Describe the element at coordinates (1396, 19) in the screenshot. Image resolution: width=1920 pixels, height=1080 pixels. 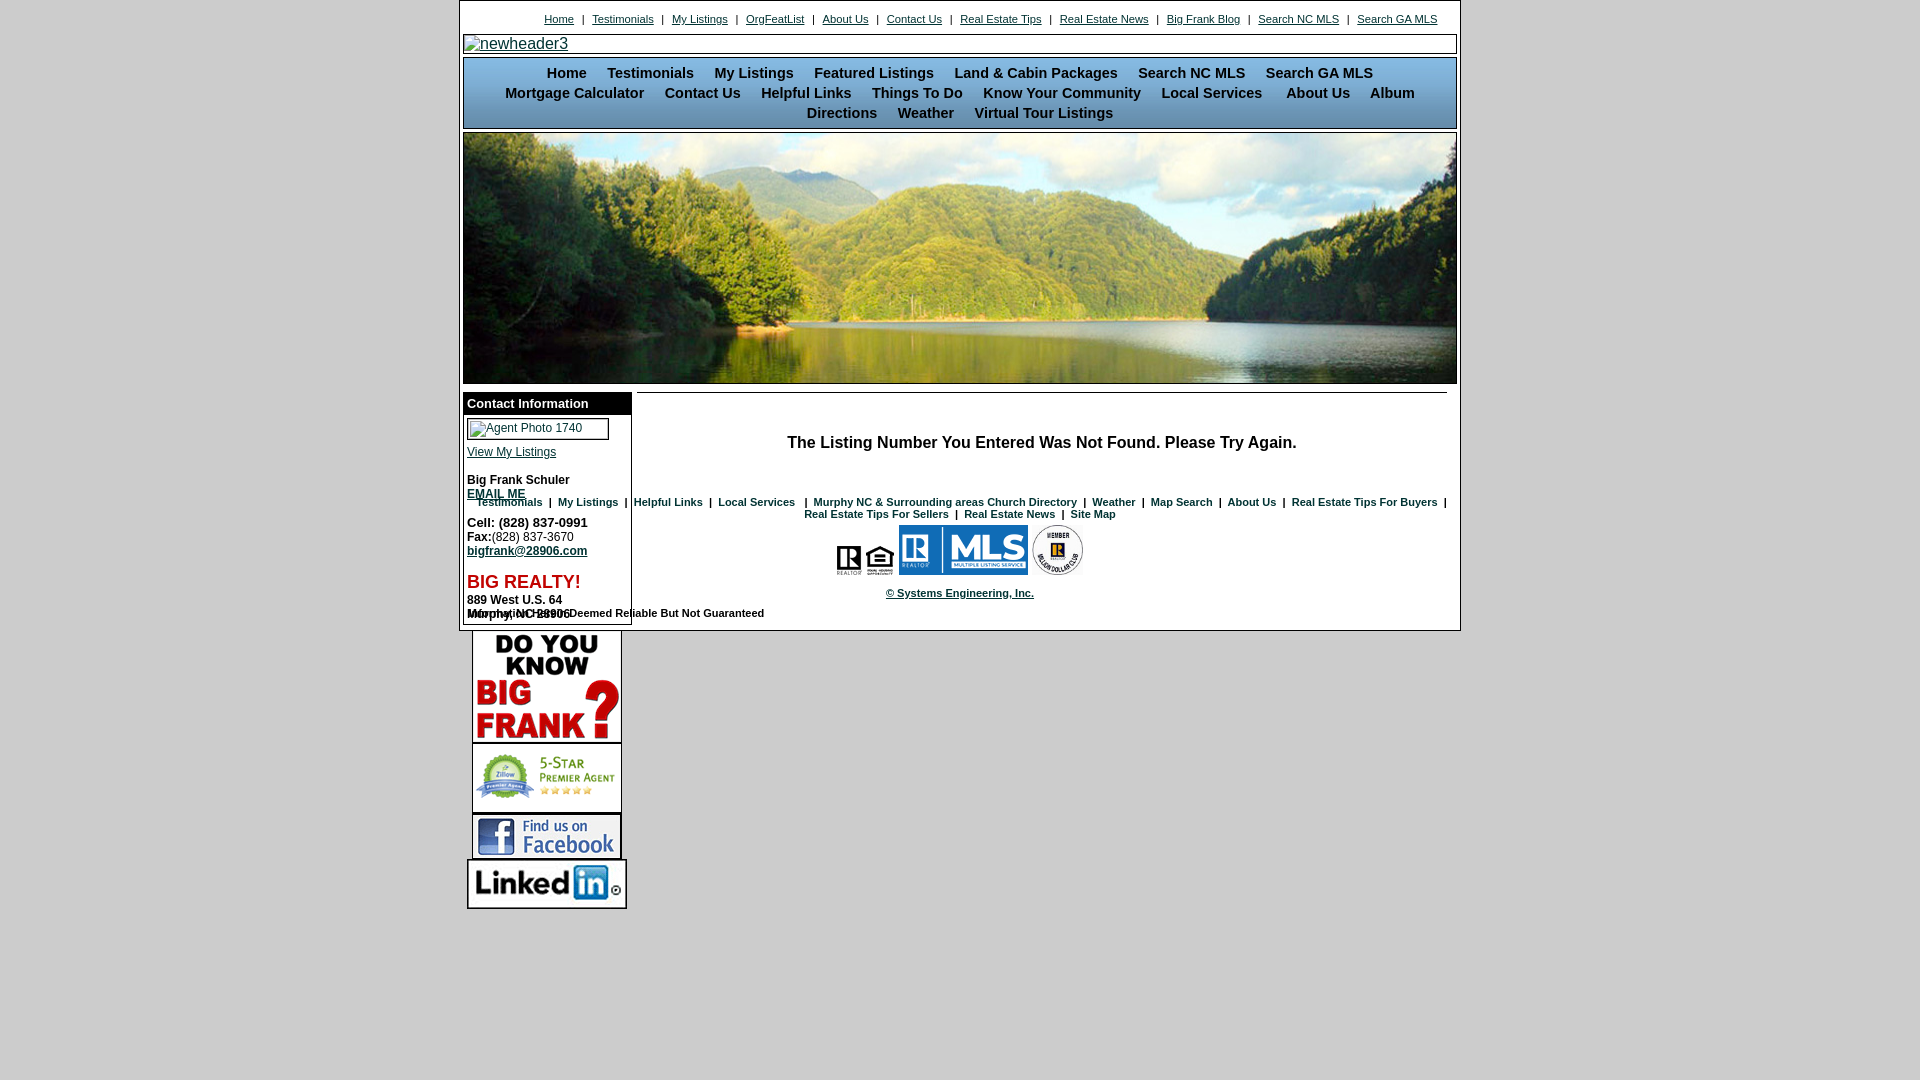
I see `'Search GA MLS'` at that location.